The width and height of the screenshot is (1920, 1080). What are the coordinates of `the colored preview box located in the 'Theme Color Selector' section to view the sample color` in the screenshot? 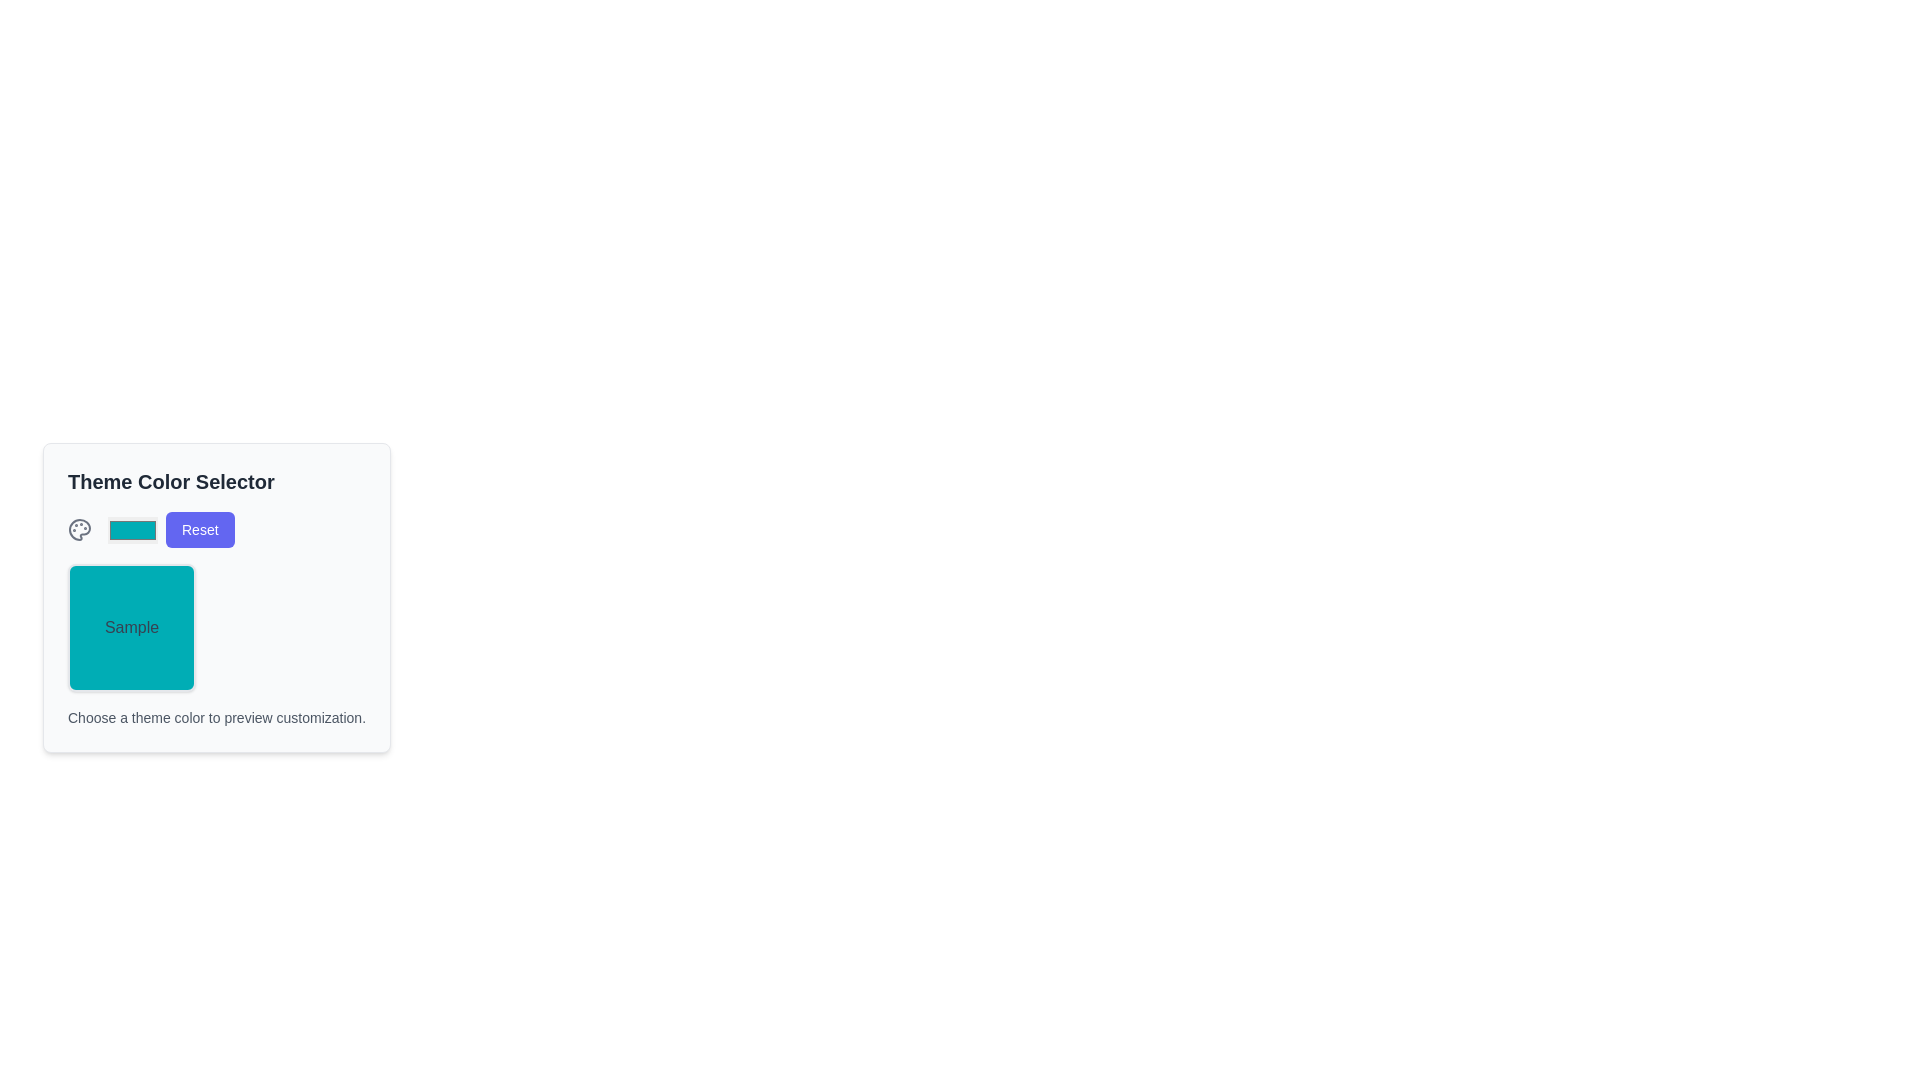 It's located at (131, 627).